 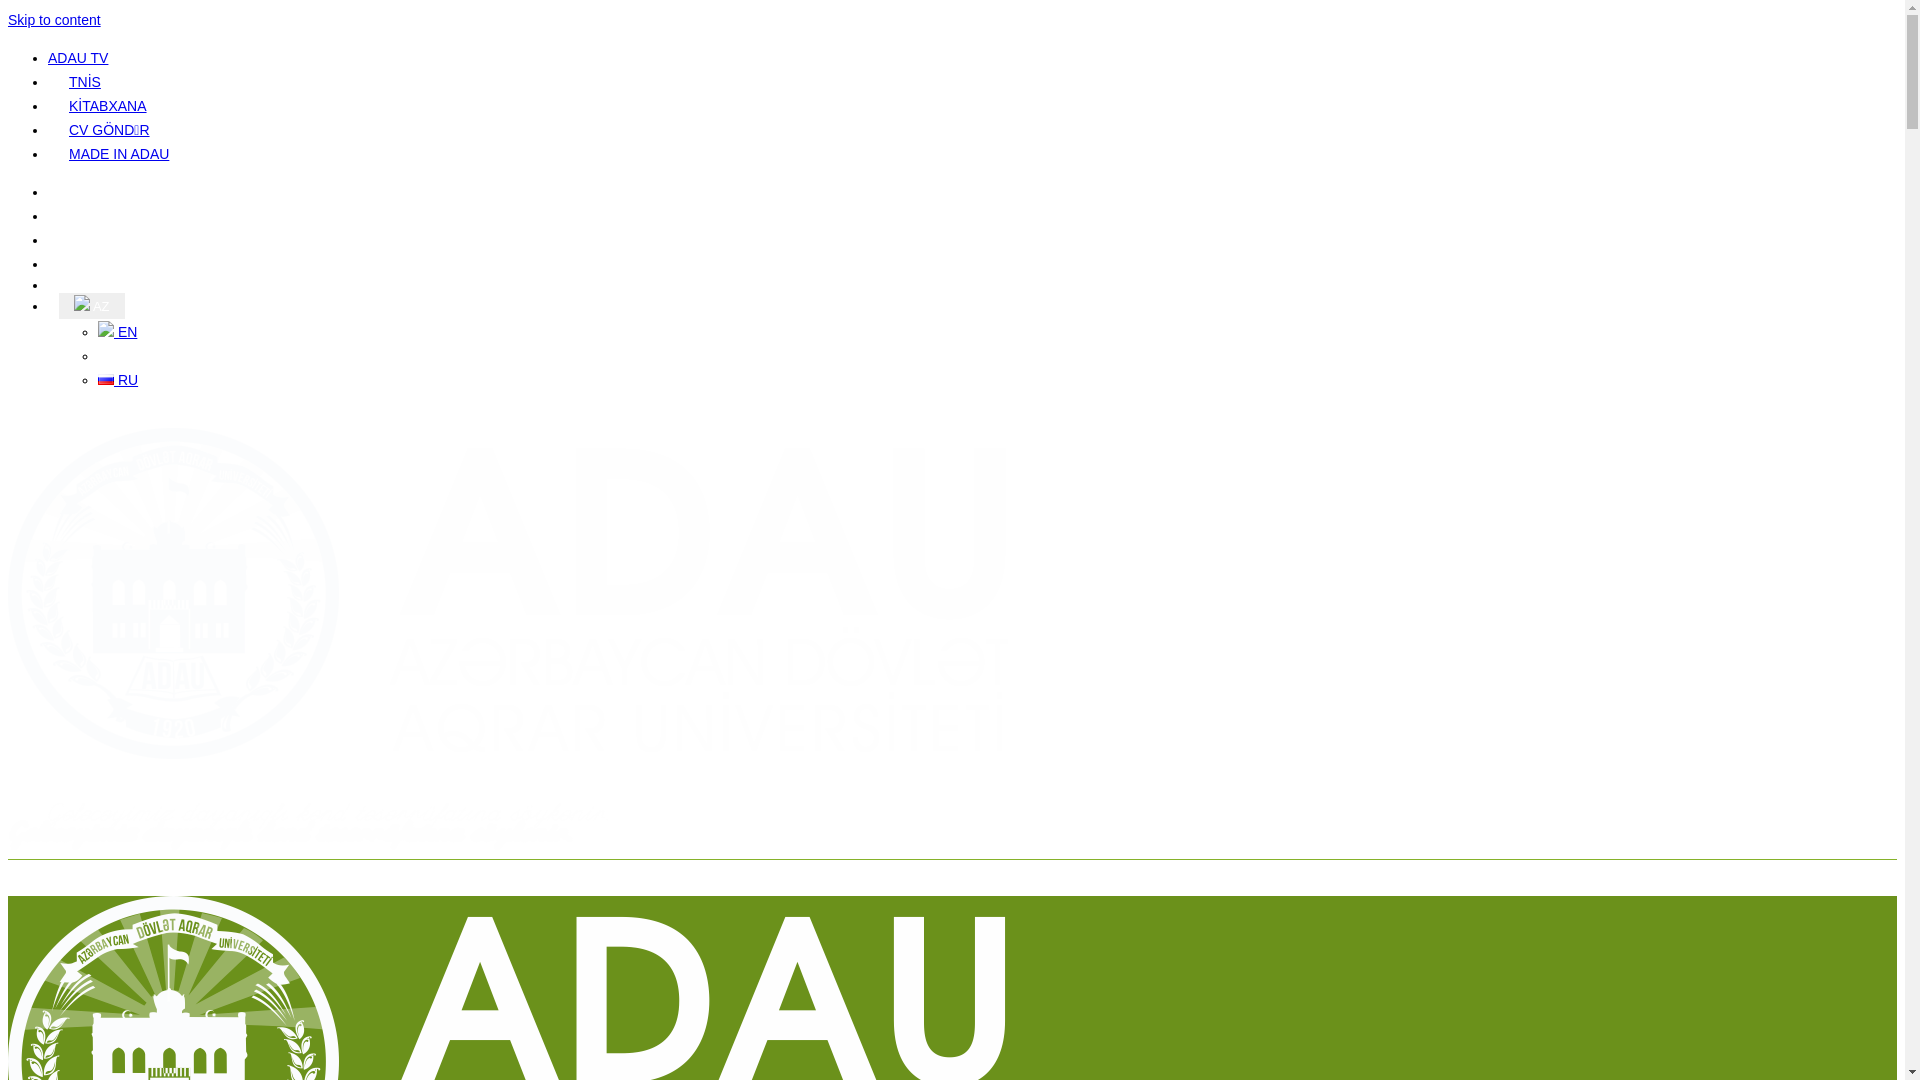 I want to click on 'Skip to content', so click(x=54, y=19).